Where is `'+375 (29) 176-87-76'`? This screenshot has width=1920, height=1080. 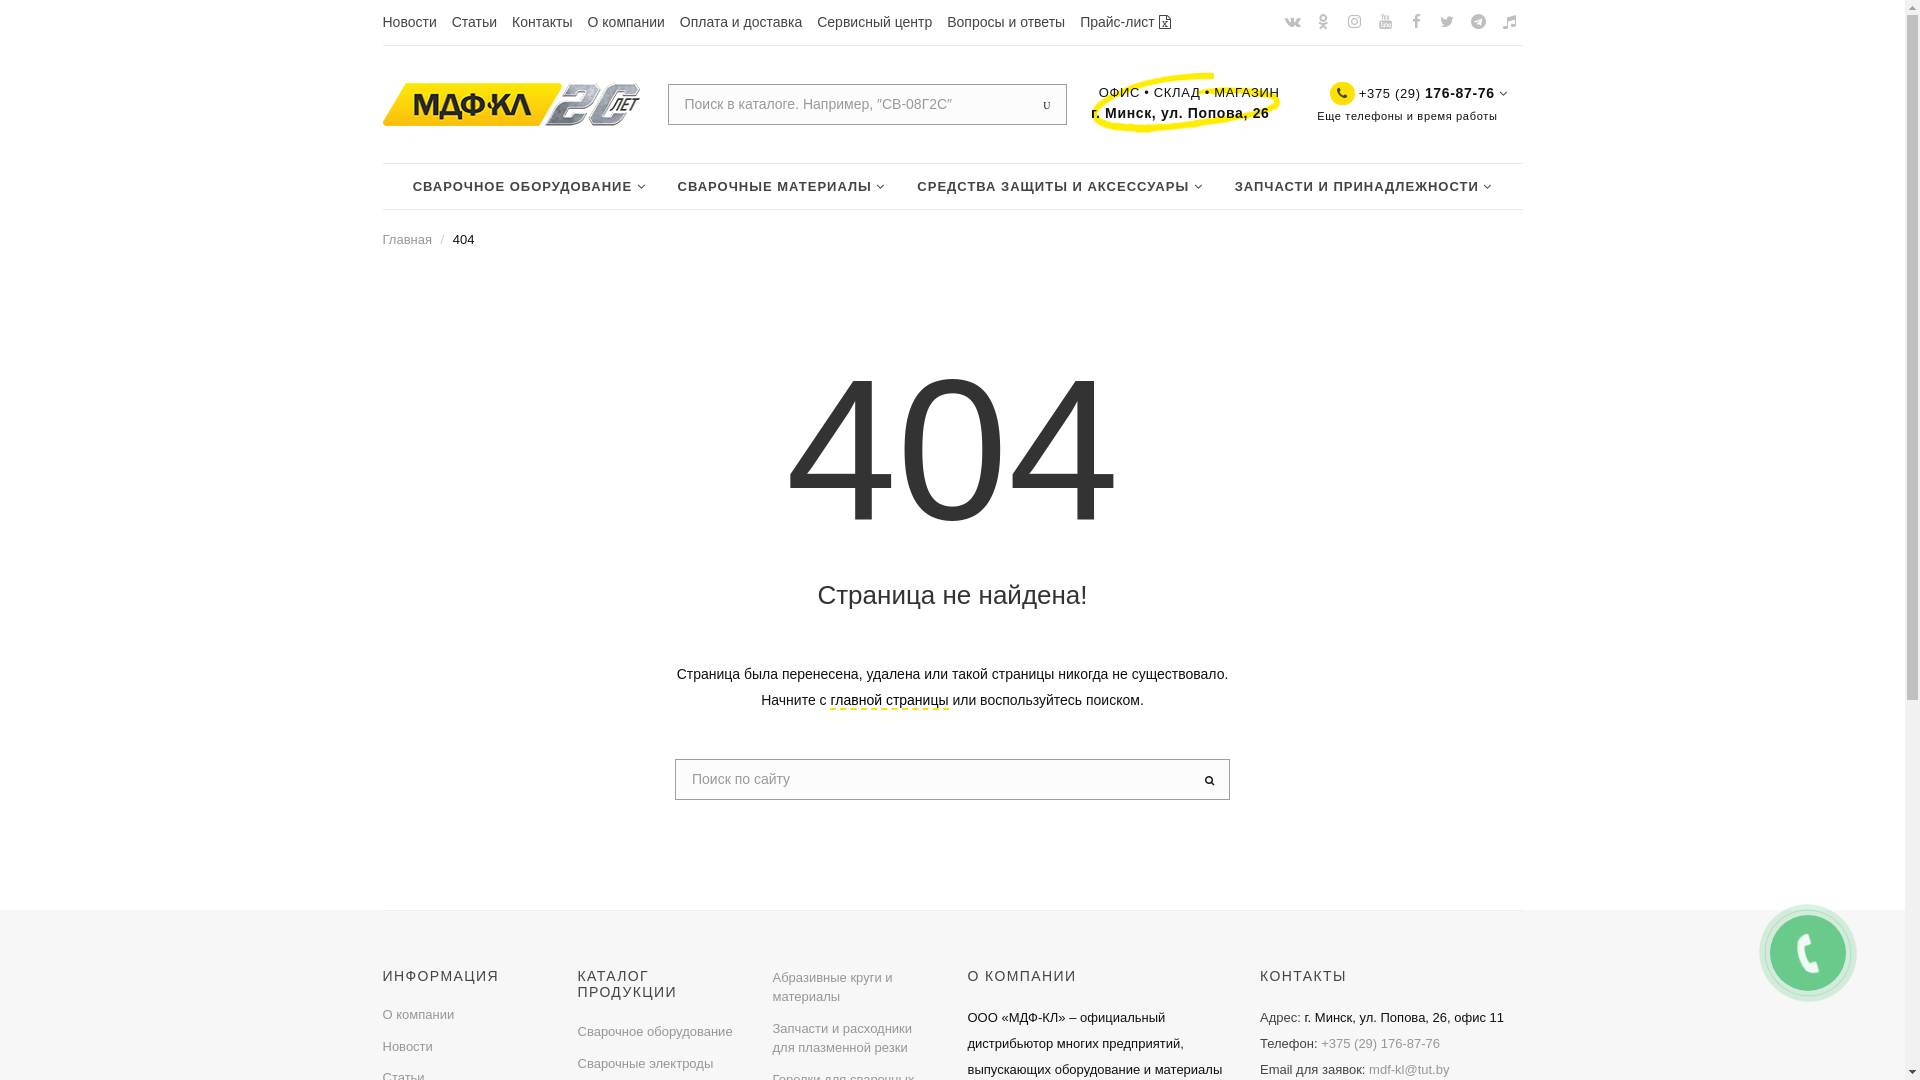 '+375 (29) 176-87-76' is located at coordinates (1379, 1042).